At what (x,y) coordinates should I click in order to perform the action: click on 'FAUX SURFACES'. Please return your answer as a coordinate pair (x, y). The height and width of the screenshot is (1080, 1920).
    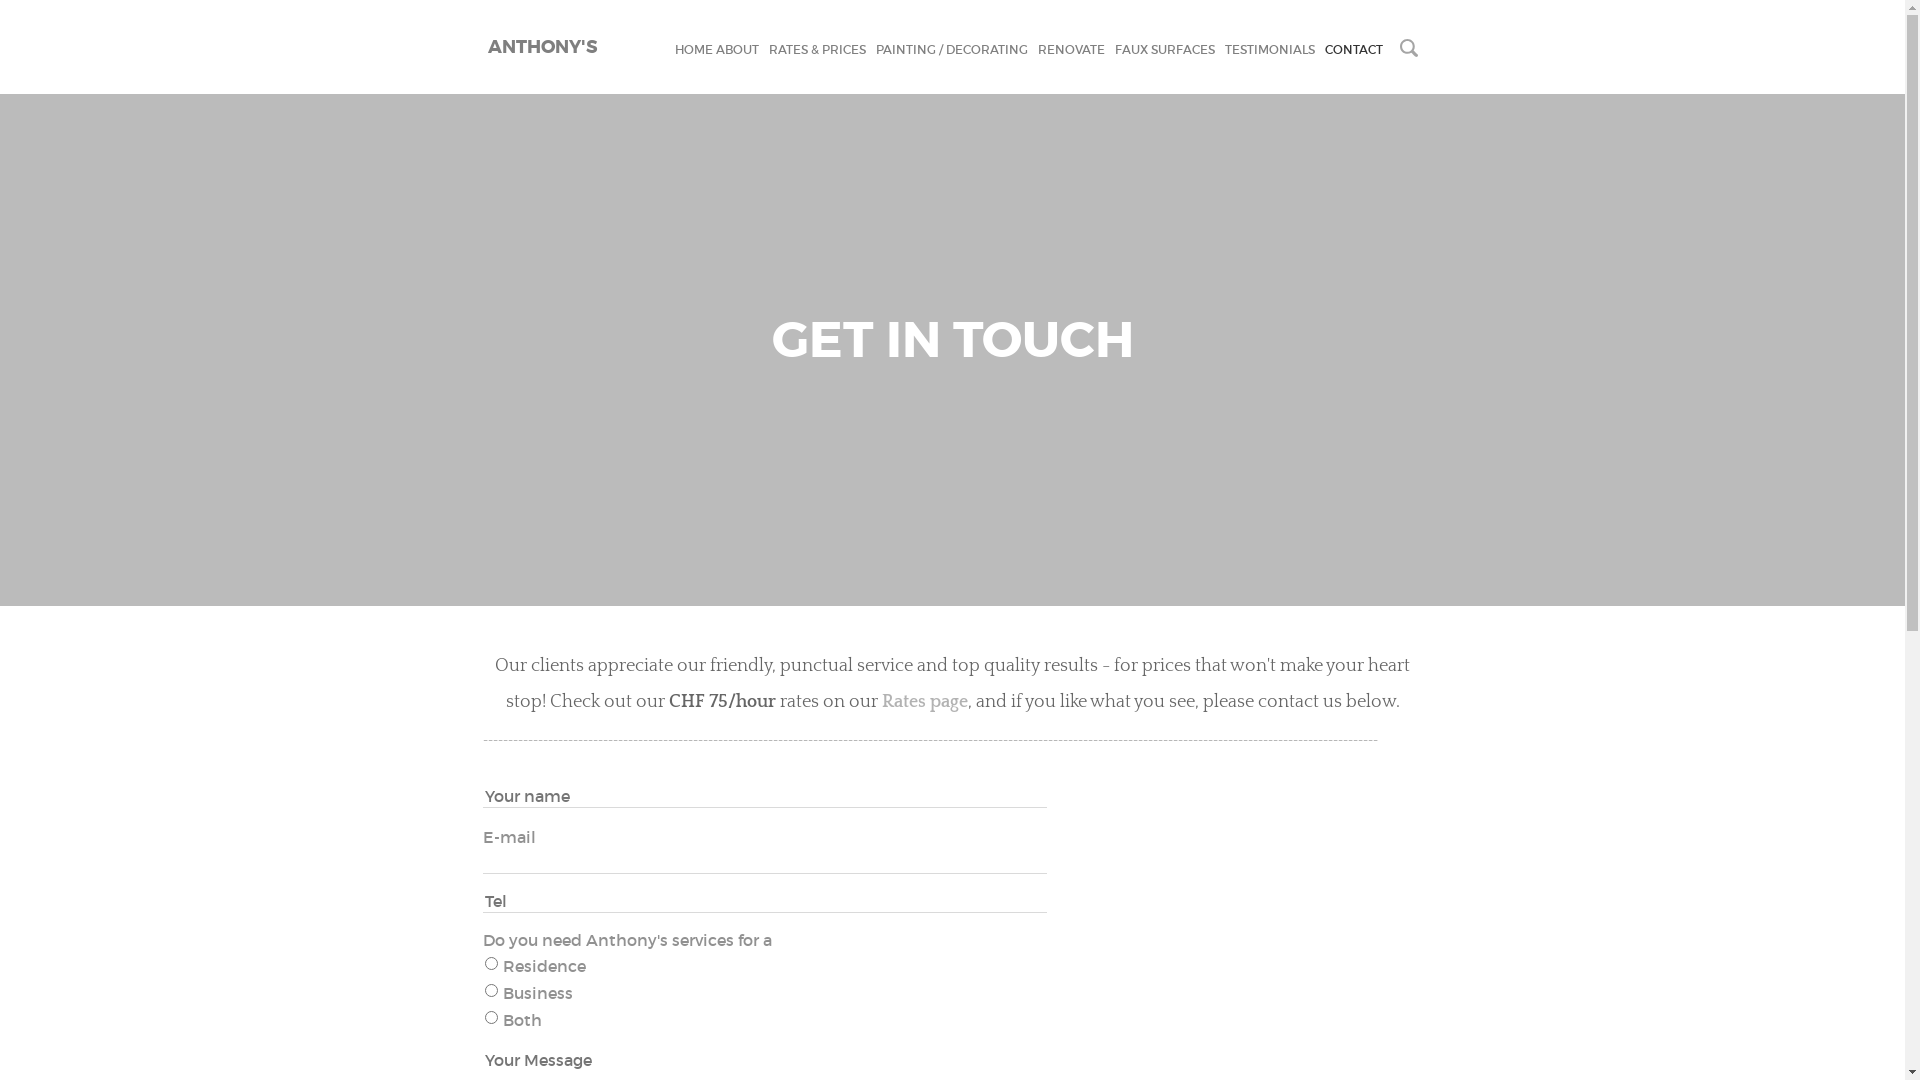
    Looking at the image, I should click on (1163, 48).